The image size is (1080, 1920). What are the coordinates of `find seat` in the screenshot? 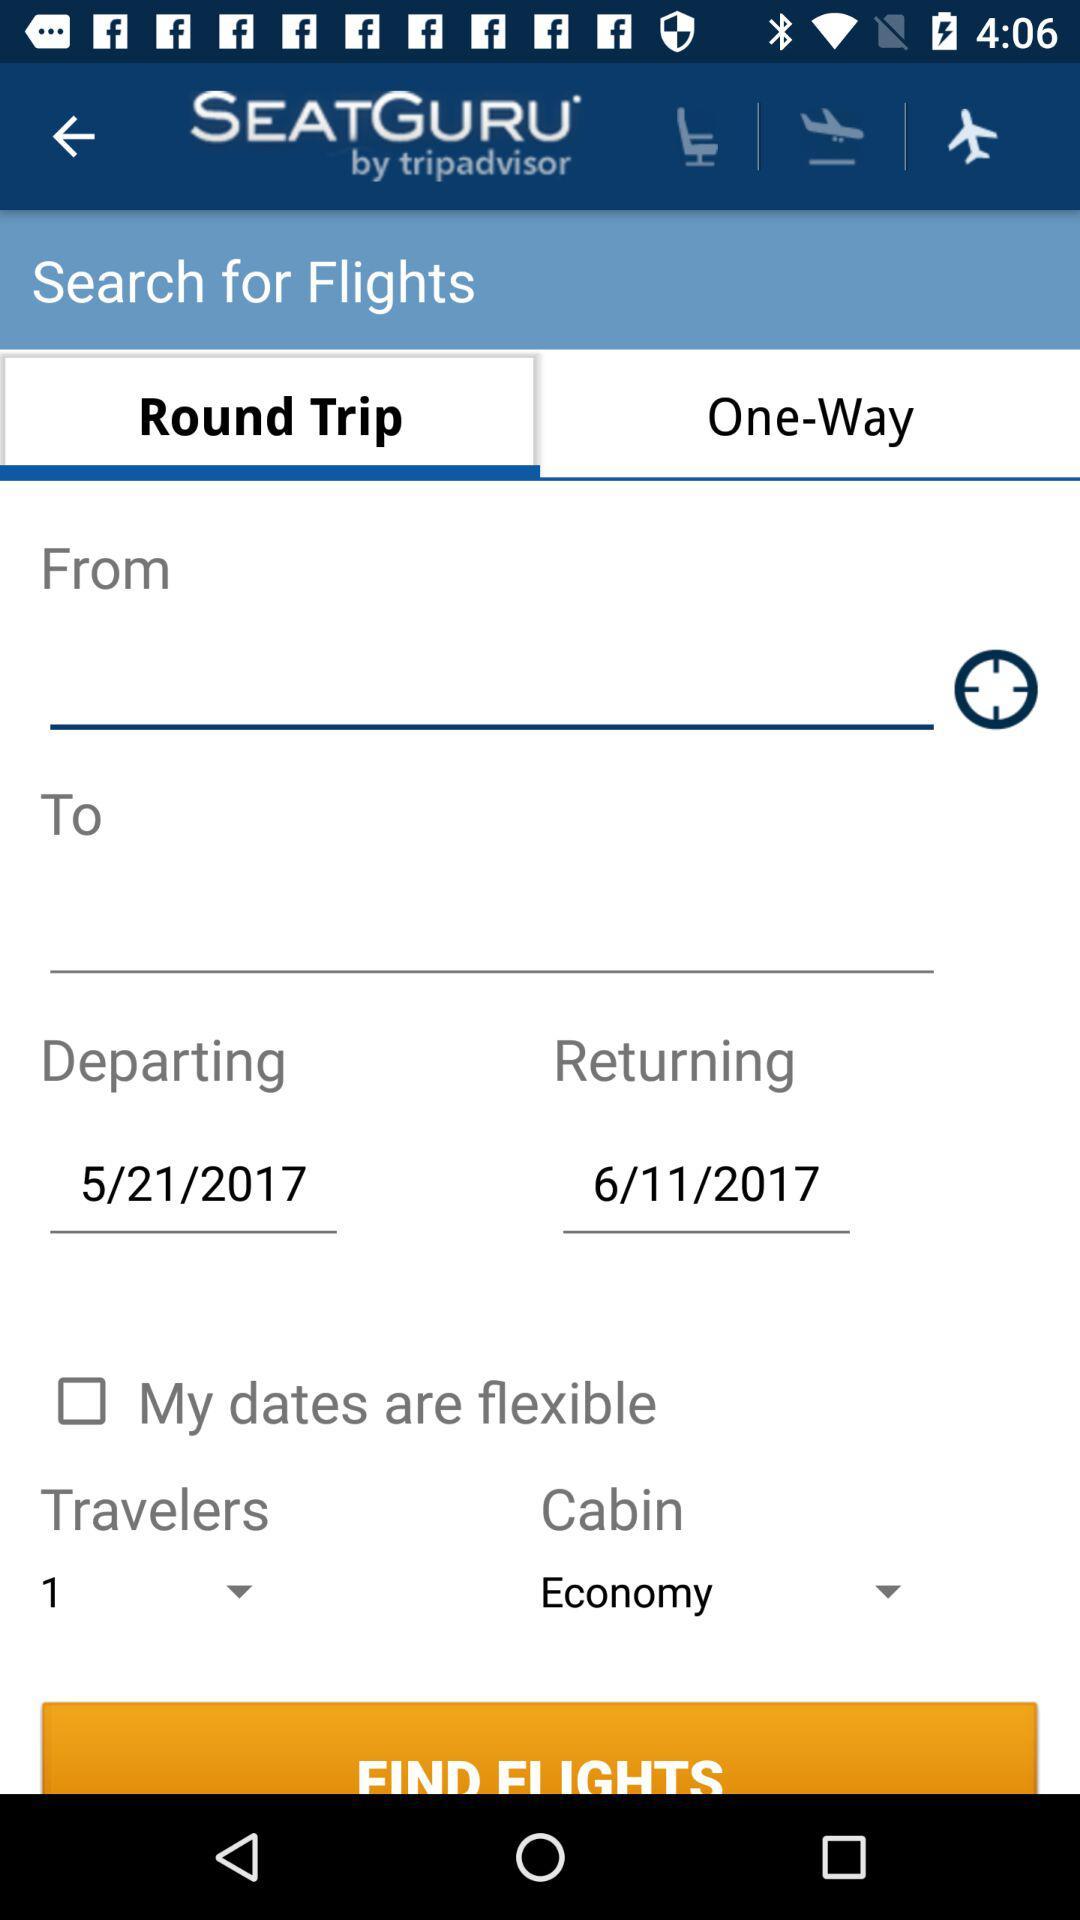 It's located at (696, 135).